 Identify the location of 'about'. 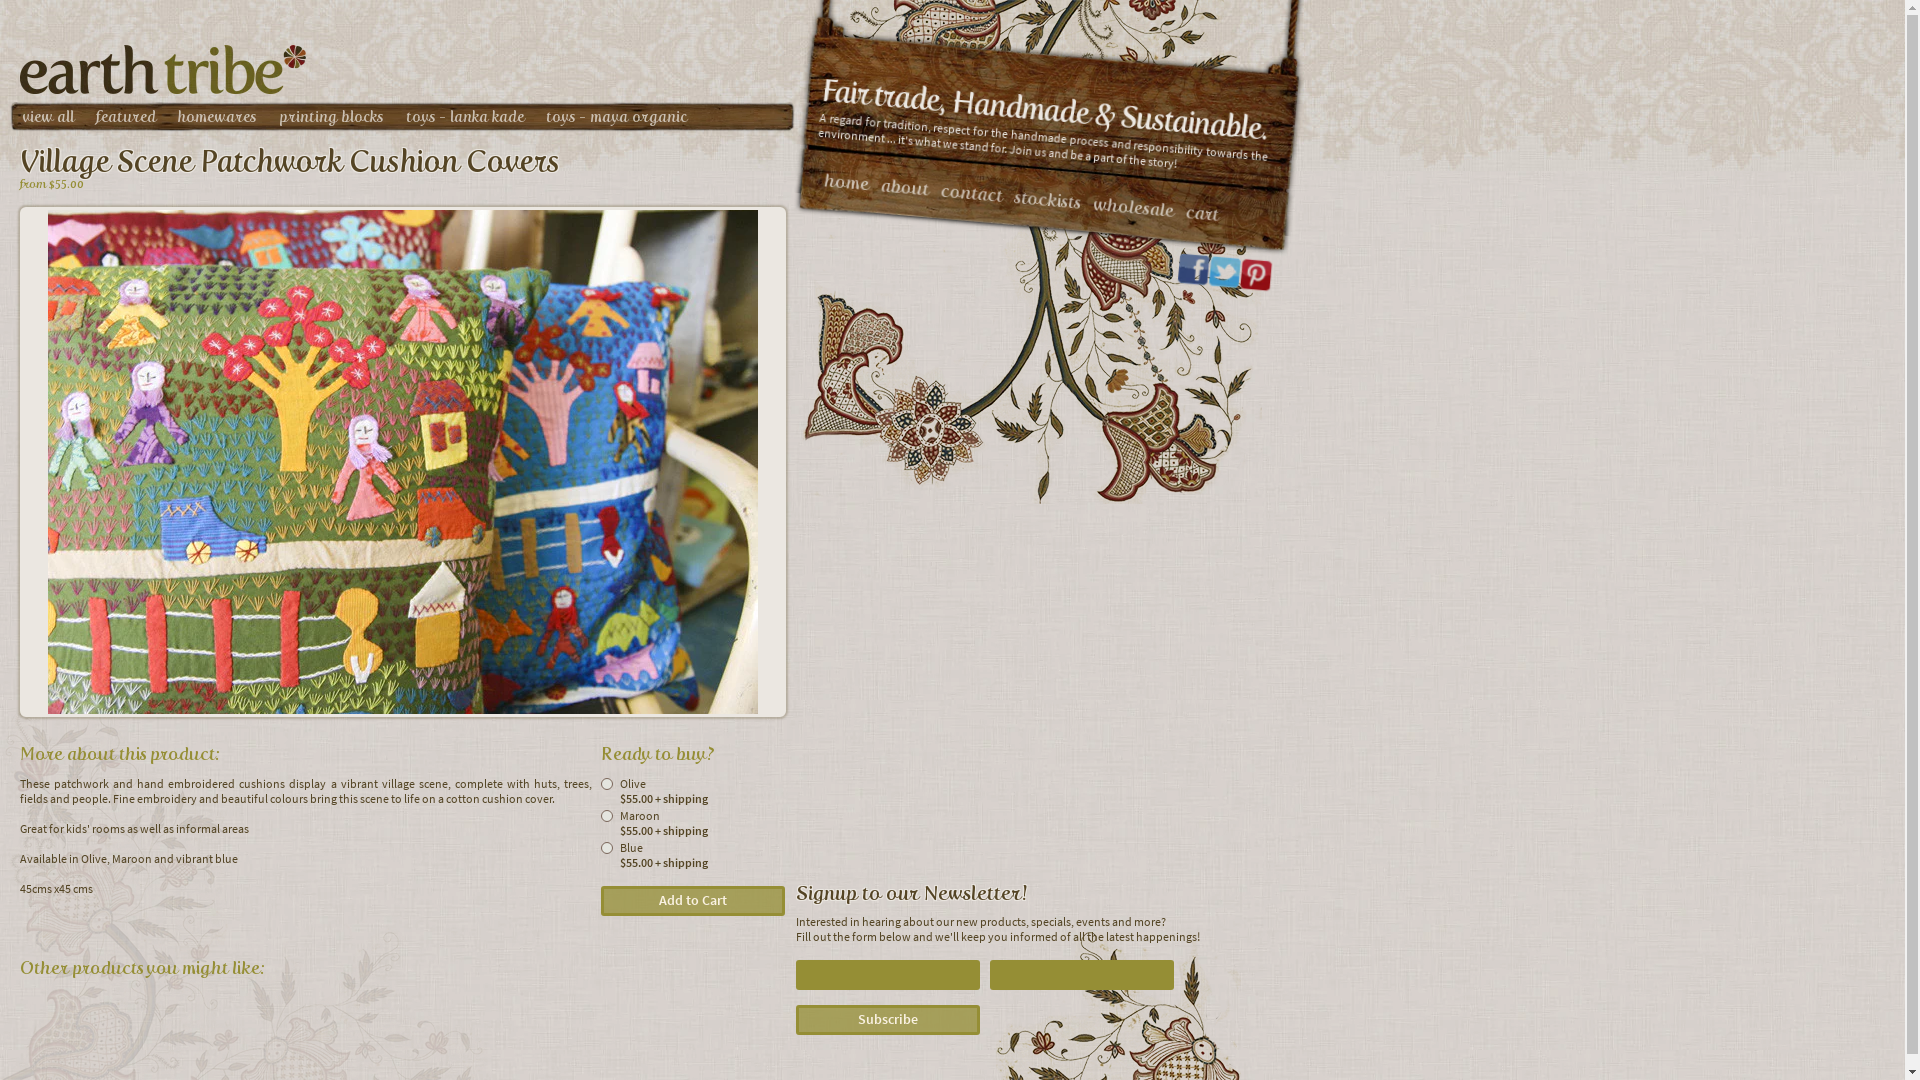
(879, 185).